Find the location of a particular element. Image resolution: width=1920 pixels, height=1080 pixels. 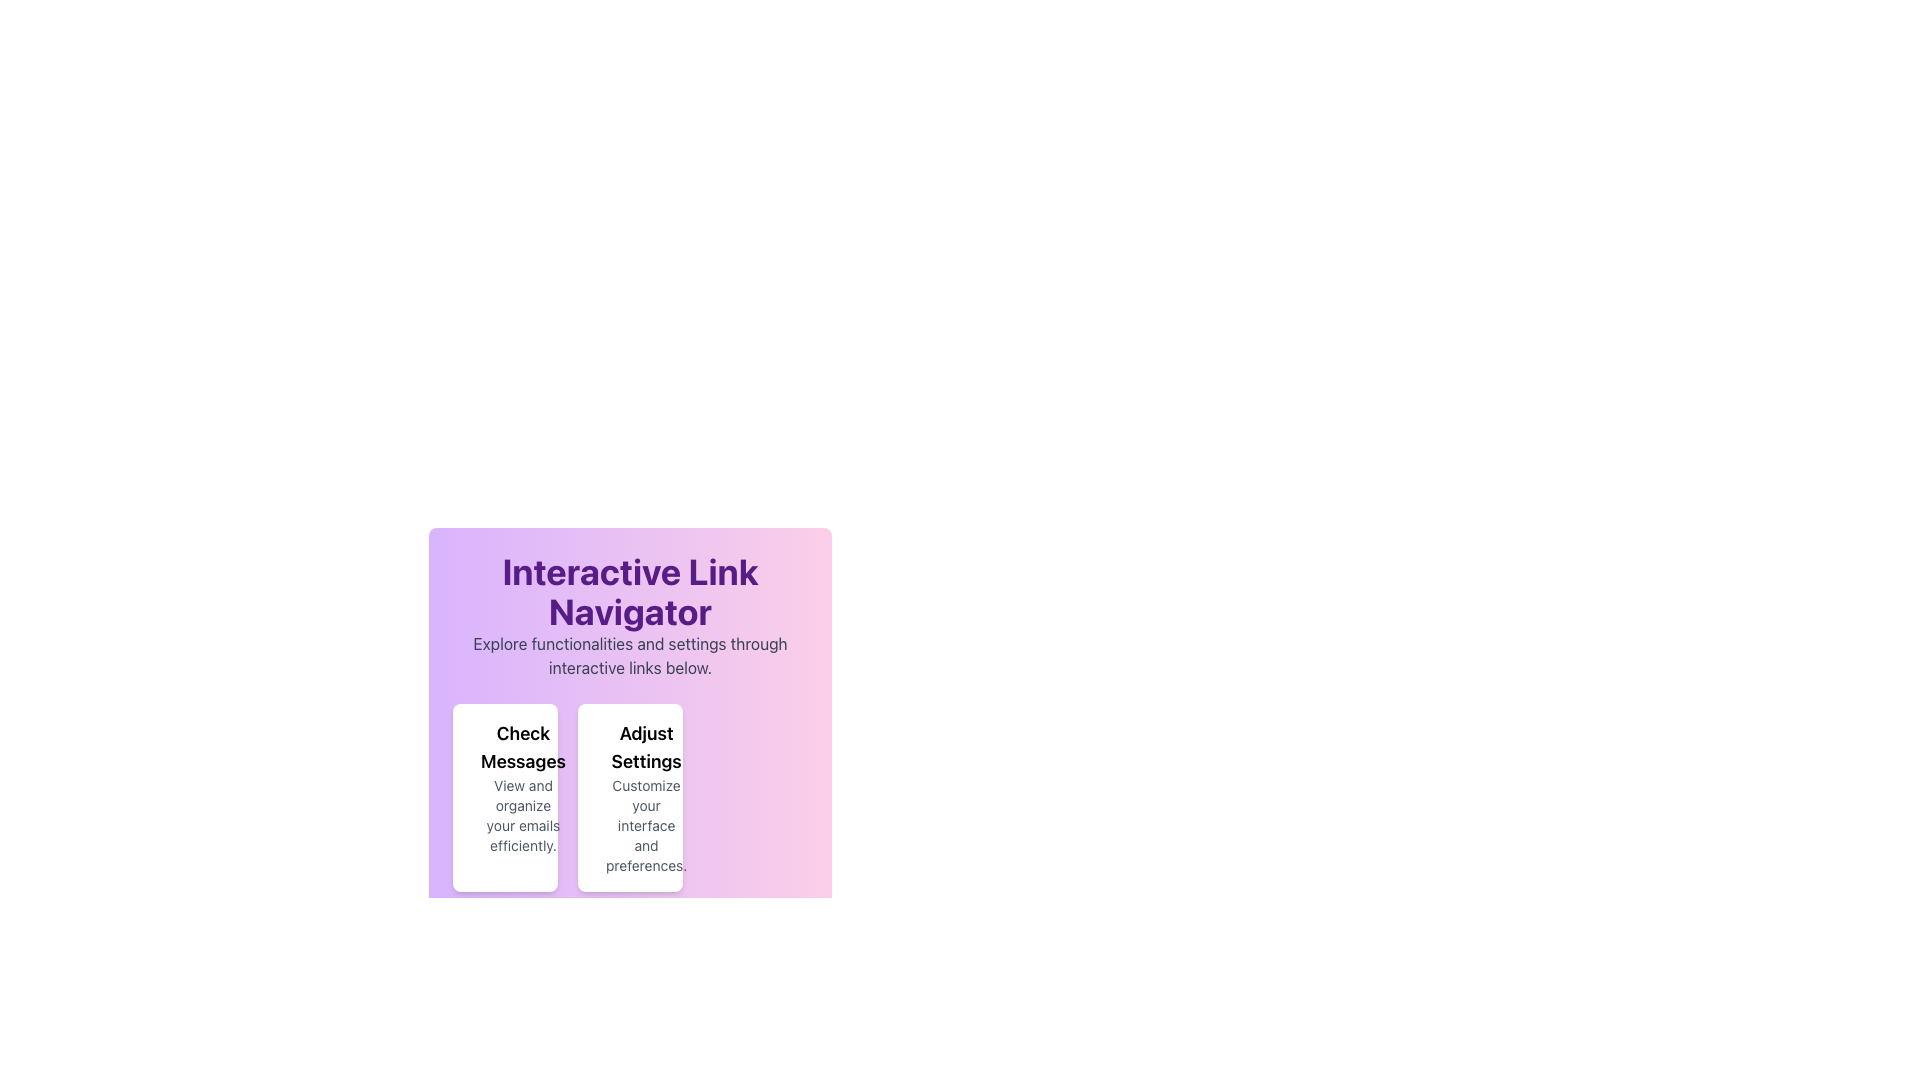

descriptive text block that says 'View and organize your emails efficiently.' located below 'Check Messages' within the same card interface is located at coordinates (523, 816).